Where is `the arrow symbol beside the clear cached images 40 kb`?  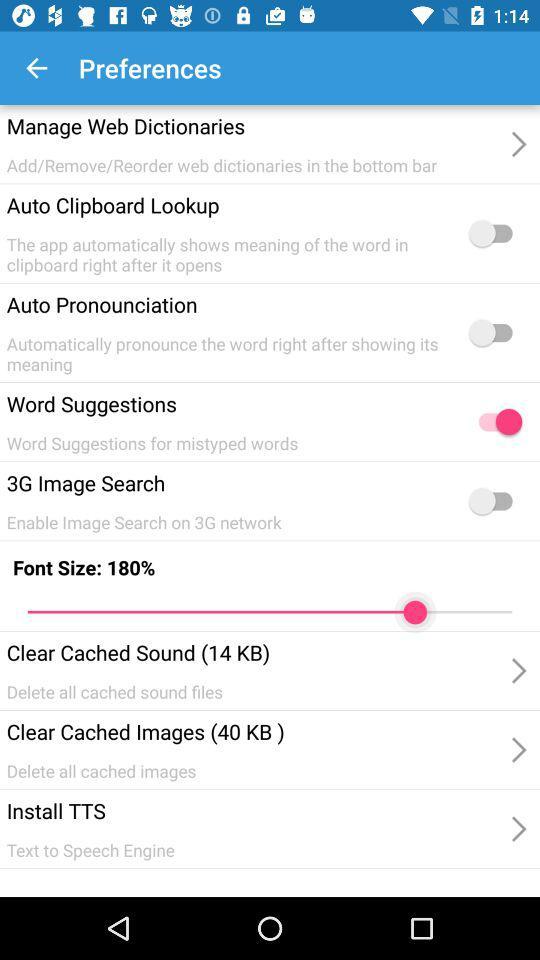
the arrow symbol beside the clear cached images 40 kb is located at coordinates (517, 748).